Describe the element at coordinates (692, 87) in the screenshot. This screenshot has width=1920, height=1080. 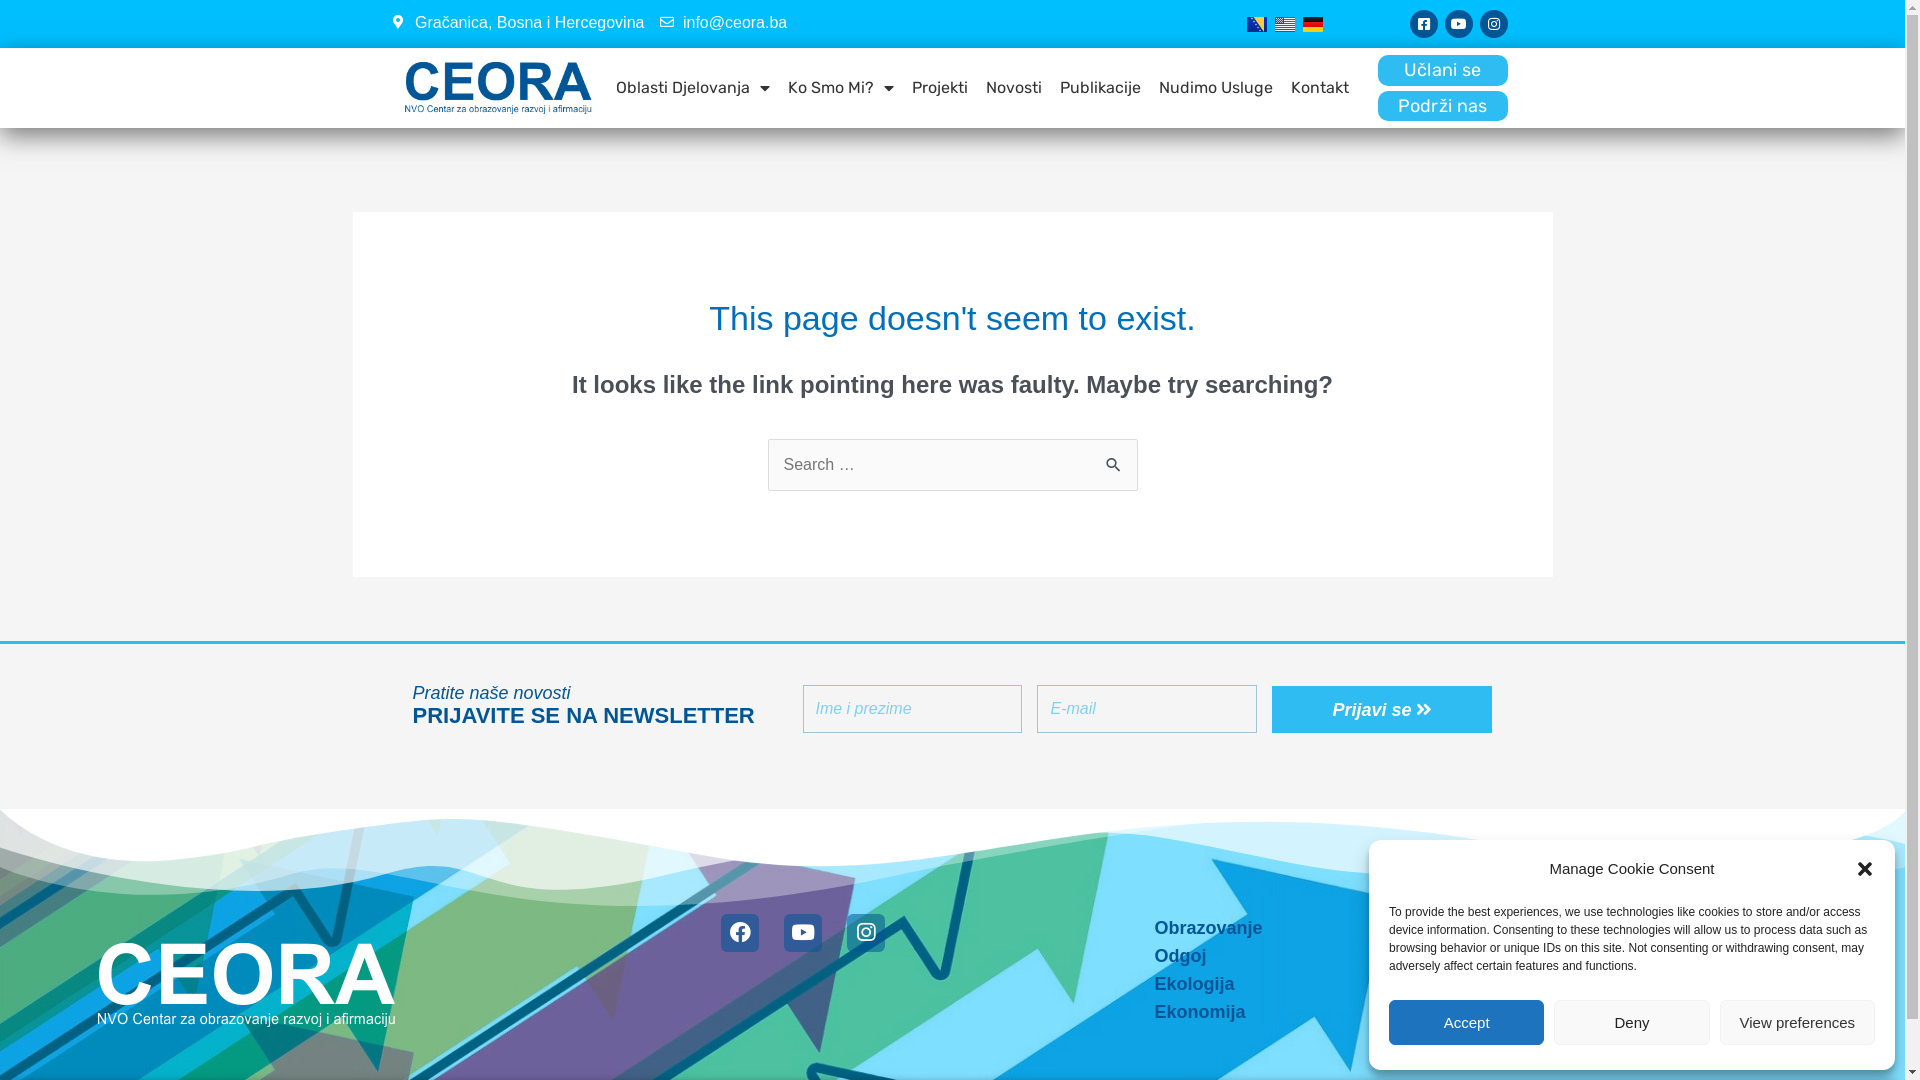
I see `'Oblasti Djelovanja'` at that location.